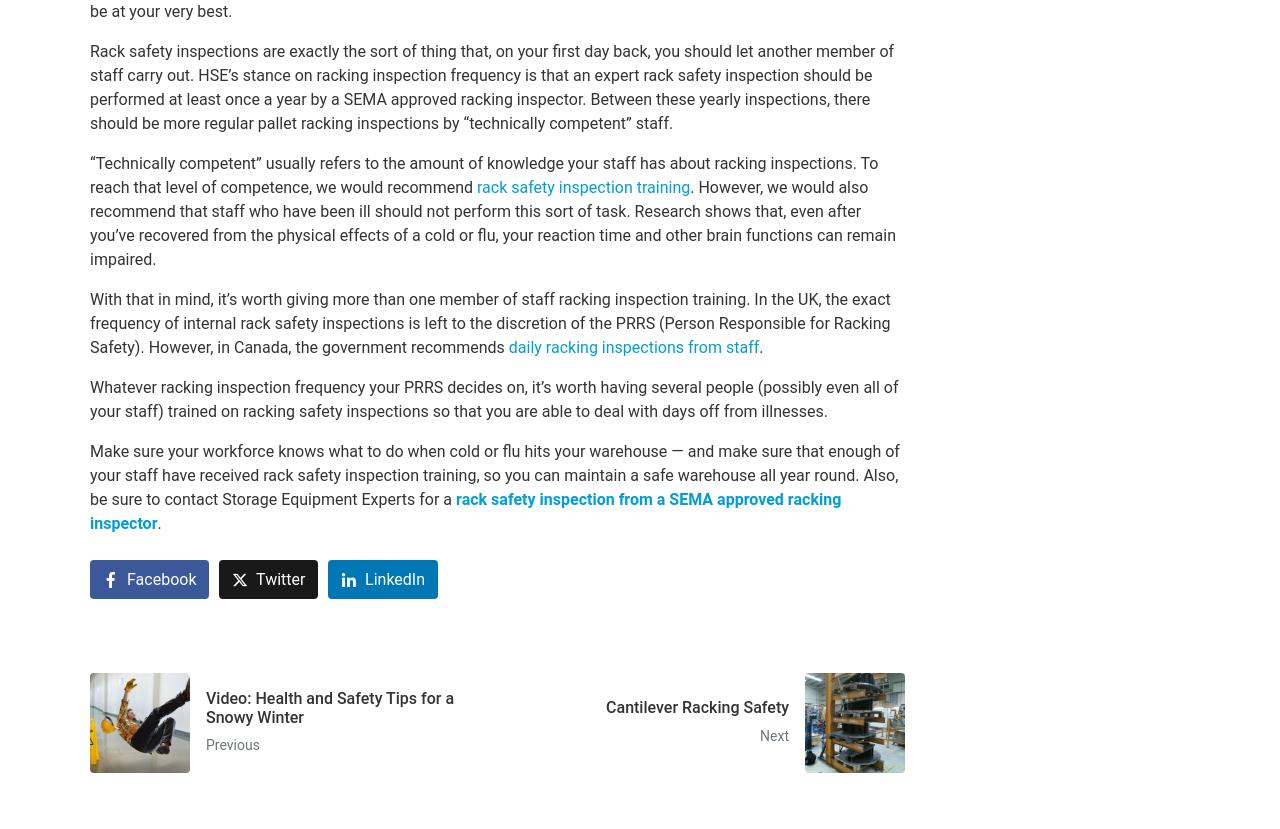 Image resolution: width=1280 pixels, height=829 pixels. What do you see at coordinates (232, 744) in the screenshot?
I see `'Previous'` at bounding box center [232, 744].